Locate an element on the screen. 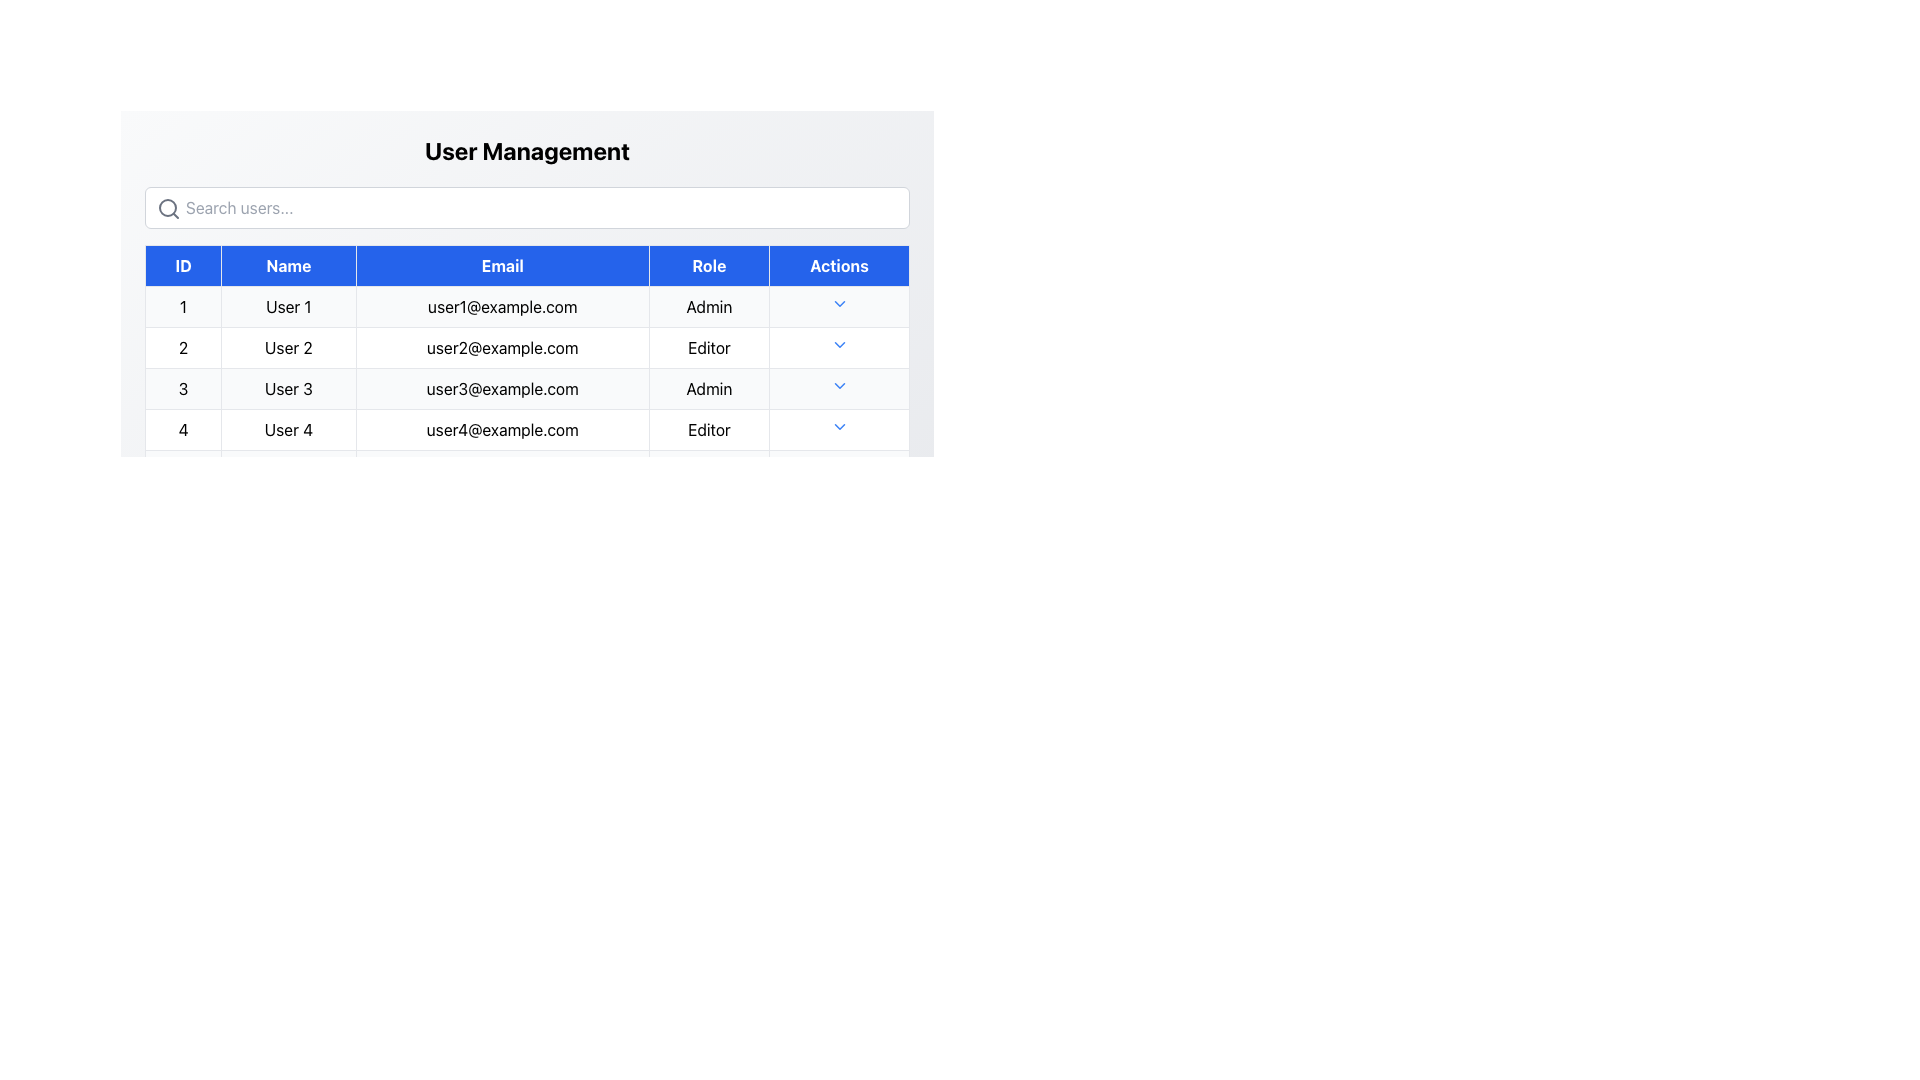 This screenshot has width=1920, height=1080. the static text element that serves as a title or heading for the section, located at the top-middle portion of the interface, above a search input field and a data table is located at coordinates (527, 149).